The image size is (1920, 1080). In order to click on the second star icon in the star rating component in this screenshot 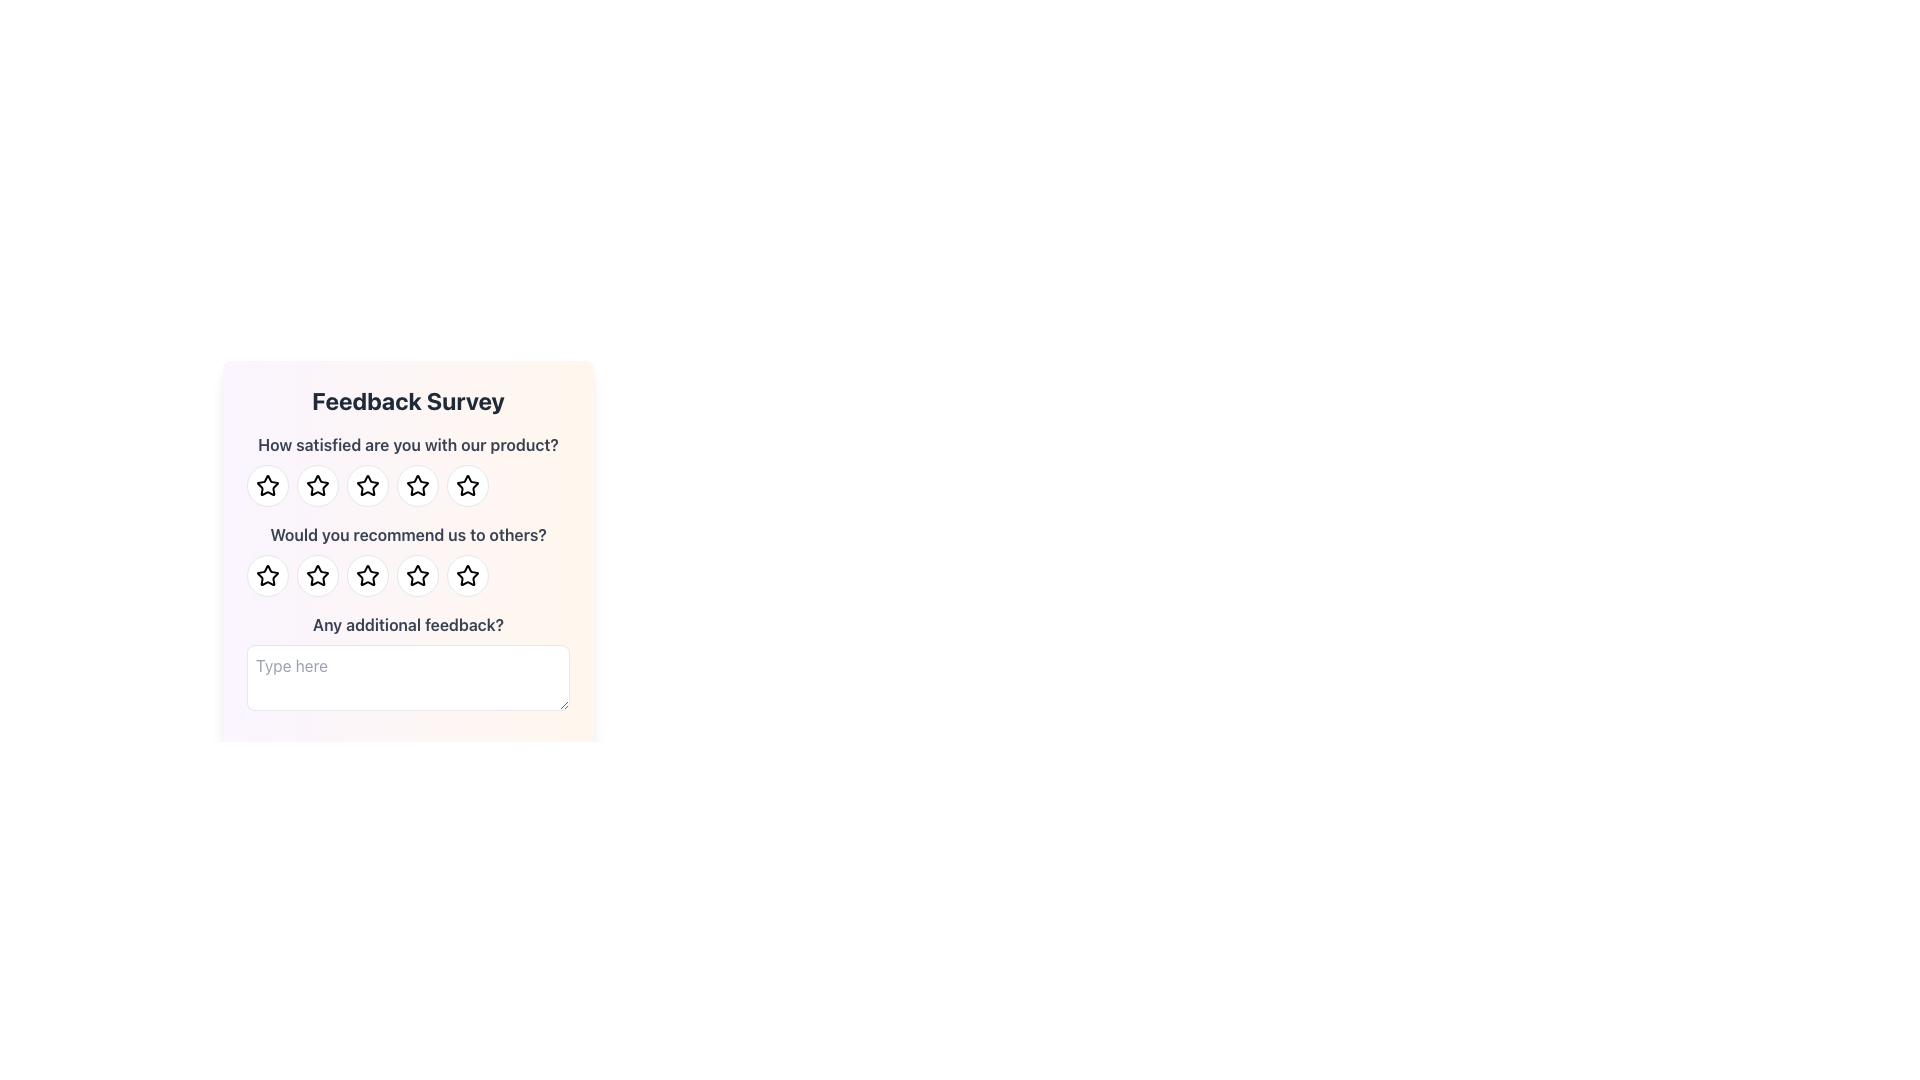, I will do `click(368, 486)`.